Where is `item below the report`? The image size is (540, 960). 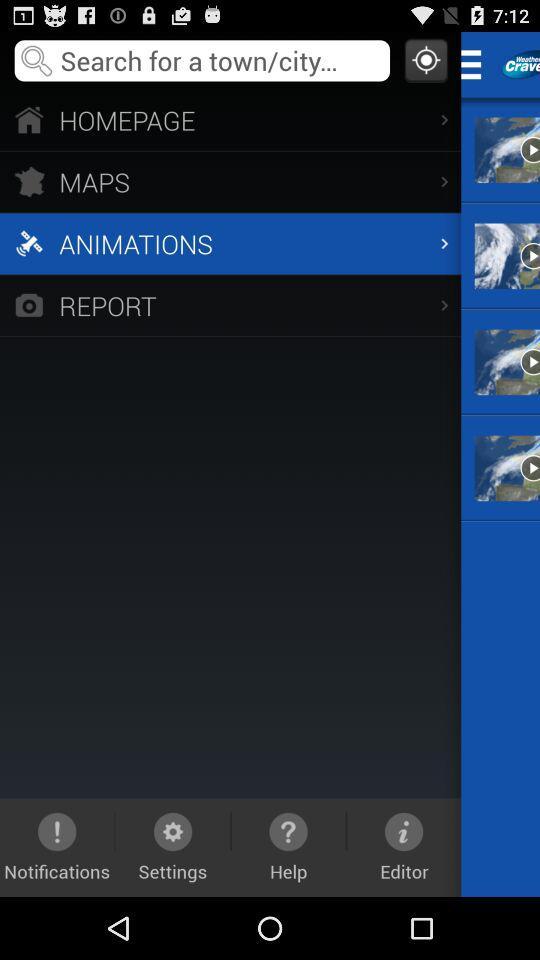
item below the report is located at coordinates (287, 846).